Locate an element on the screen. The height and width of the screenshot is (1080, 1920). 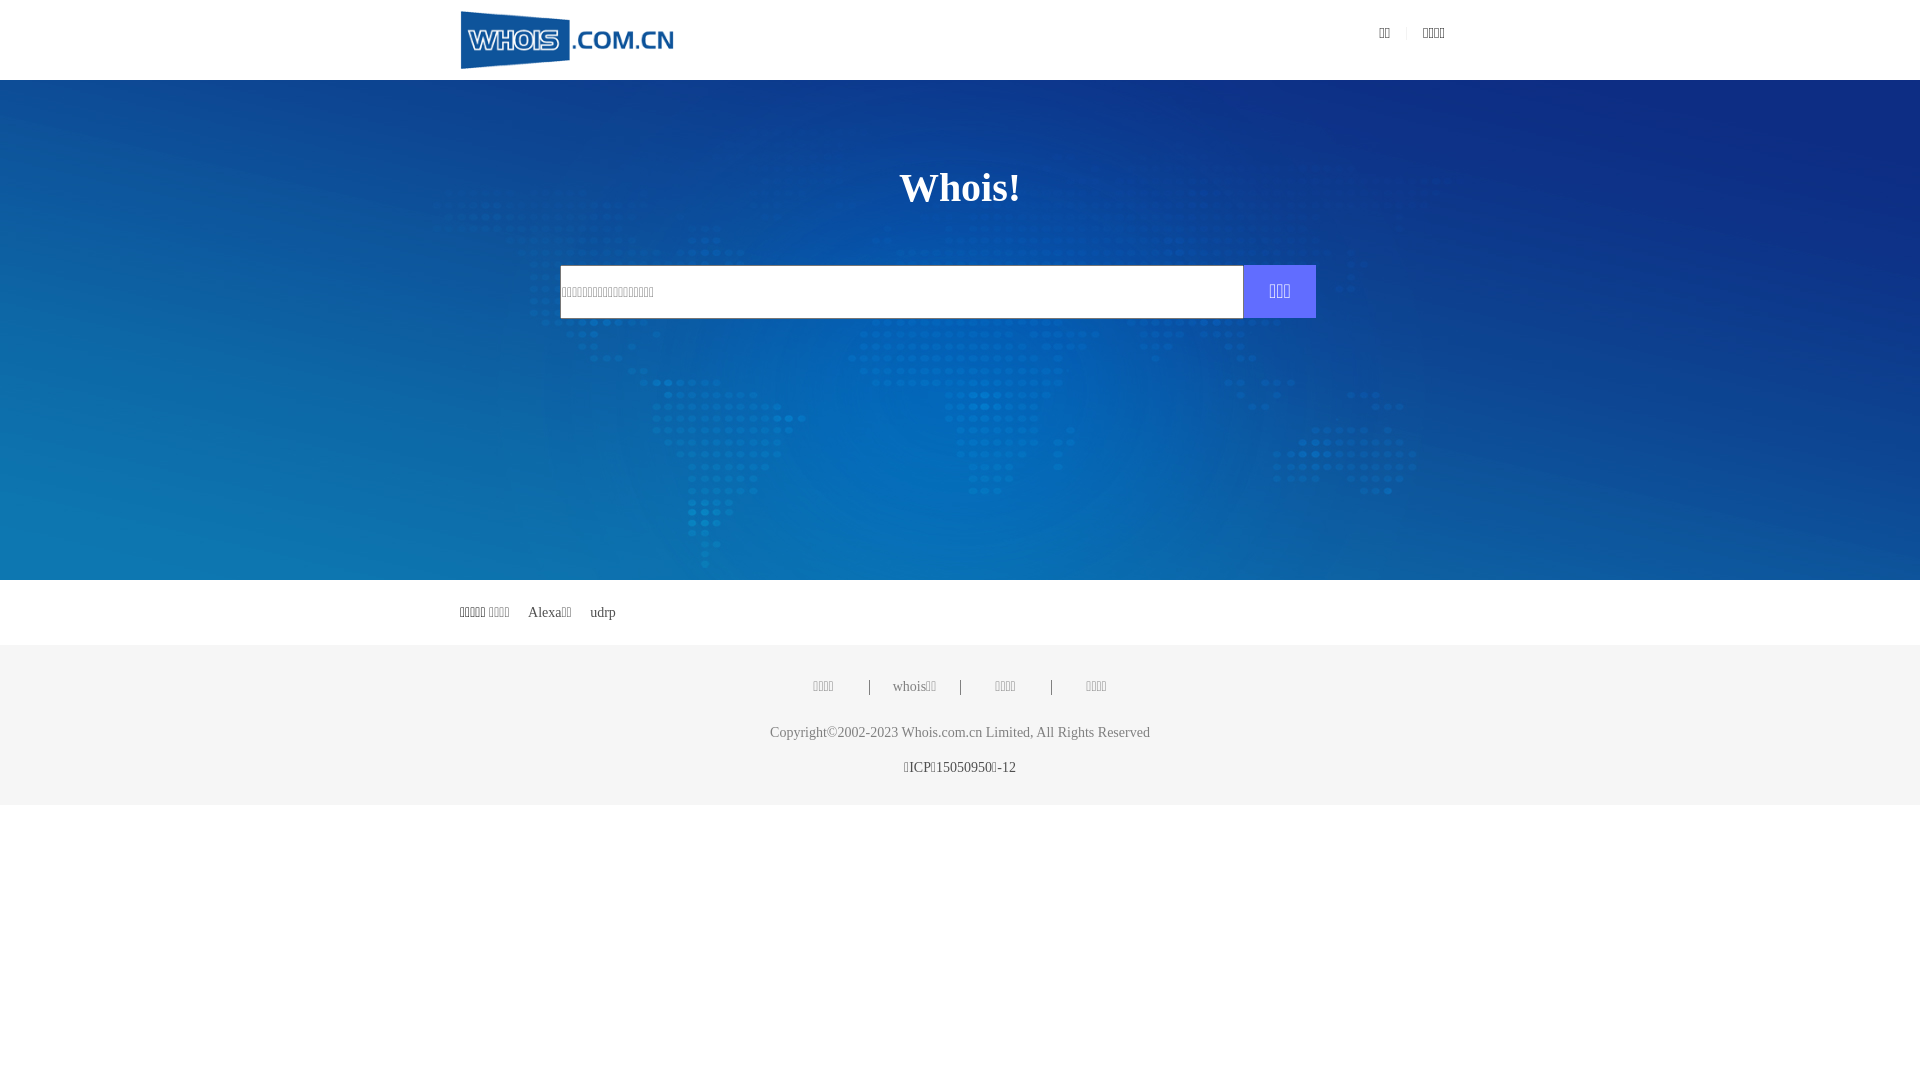
'udrp' is located at coordinates (602, 611).